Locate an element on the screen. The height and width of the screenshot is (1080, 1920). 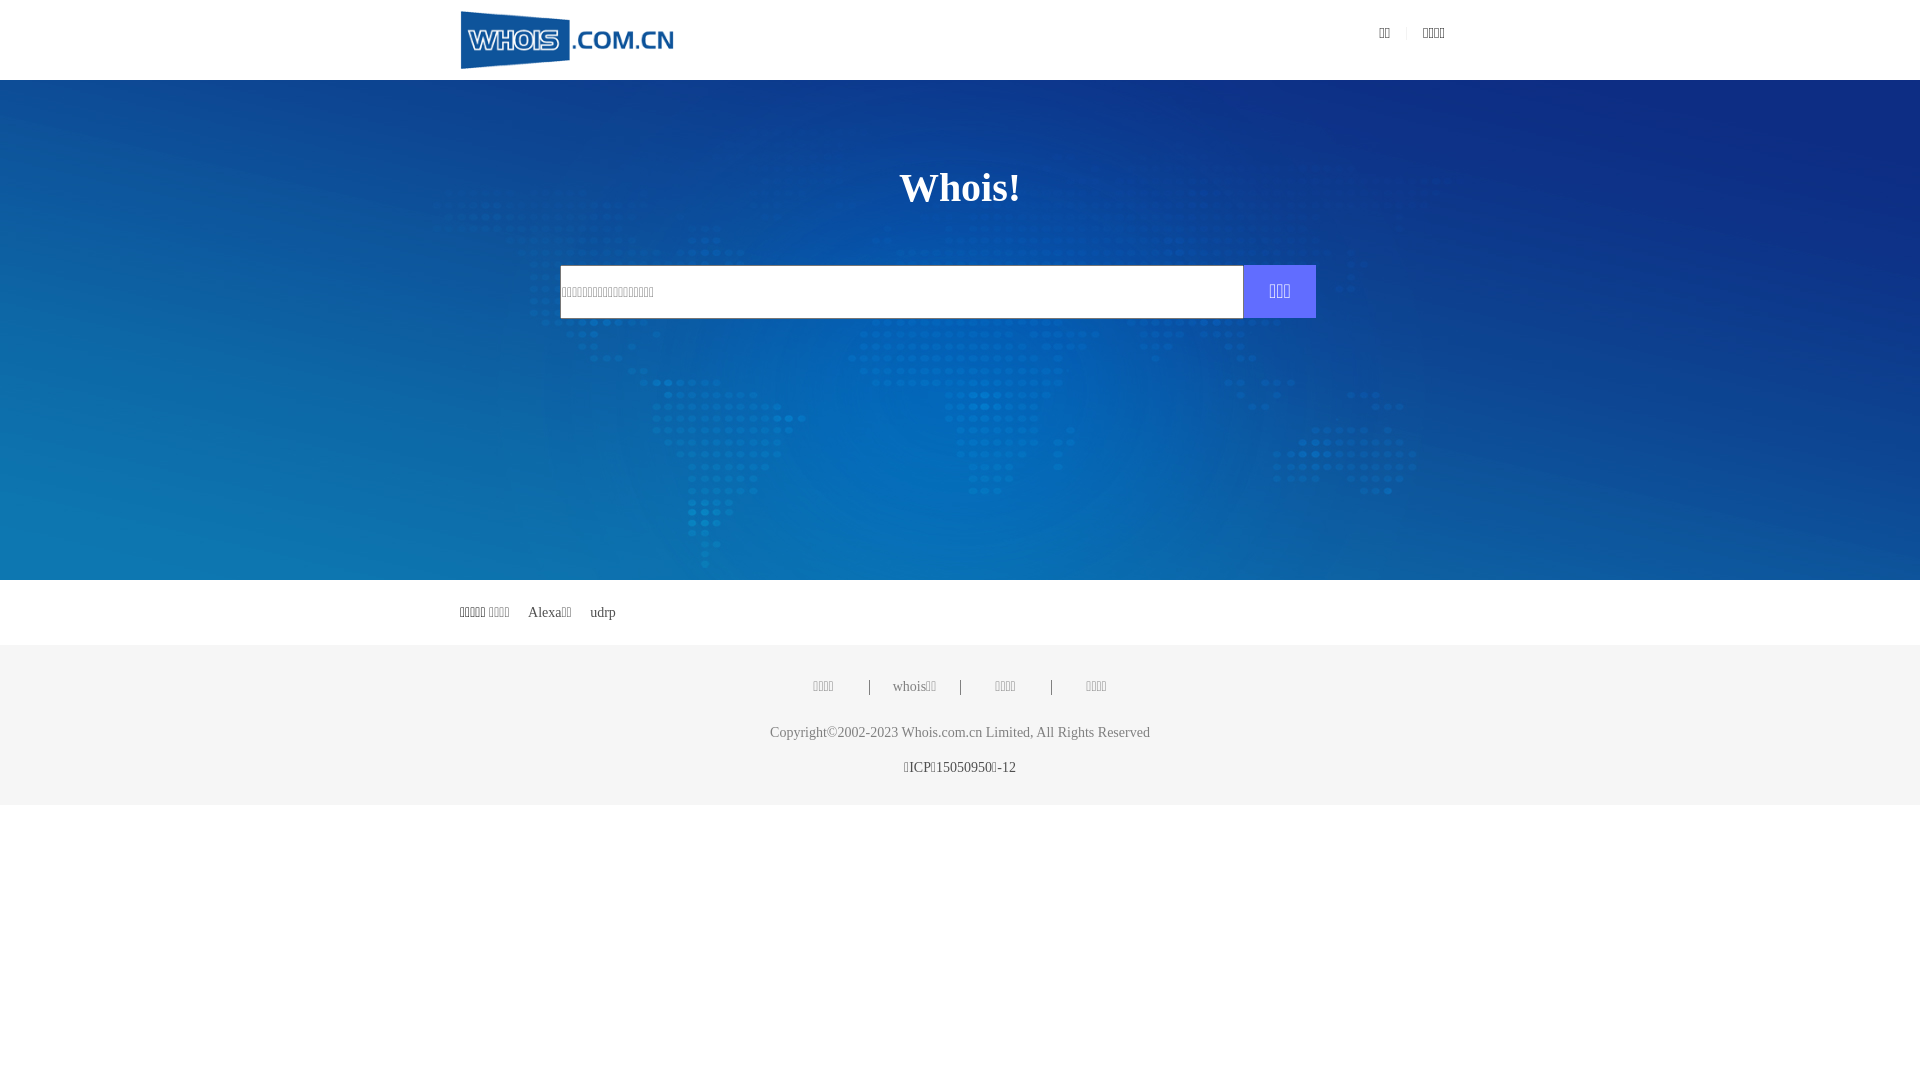
'udrp' is located at coordinates (602, 611).